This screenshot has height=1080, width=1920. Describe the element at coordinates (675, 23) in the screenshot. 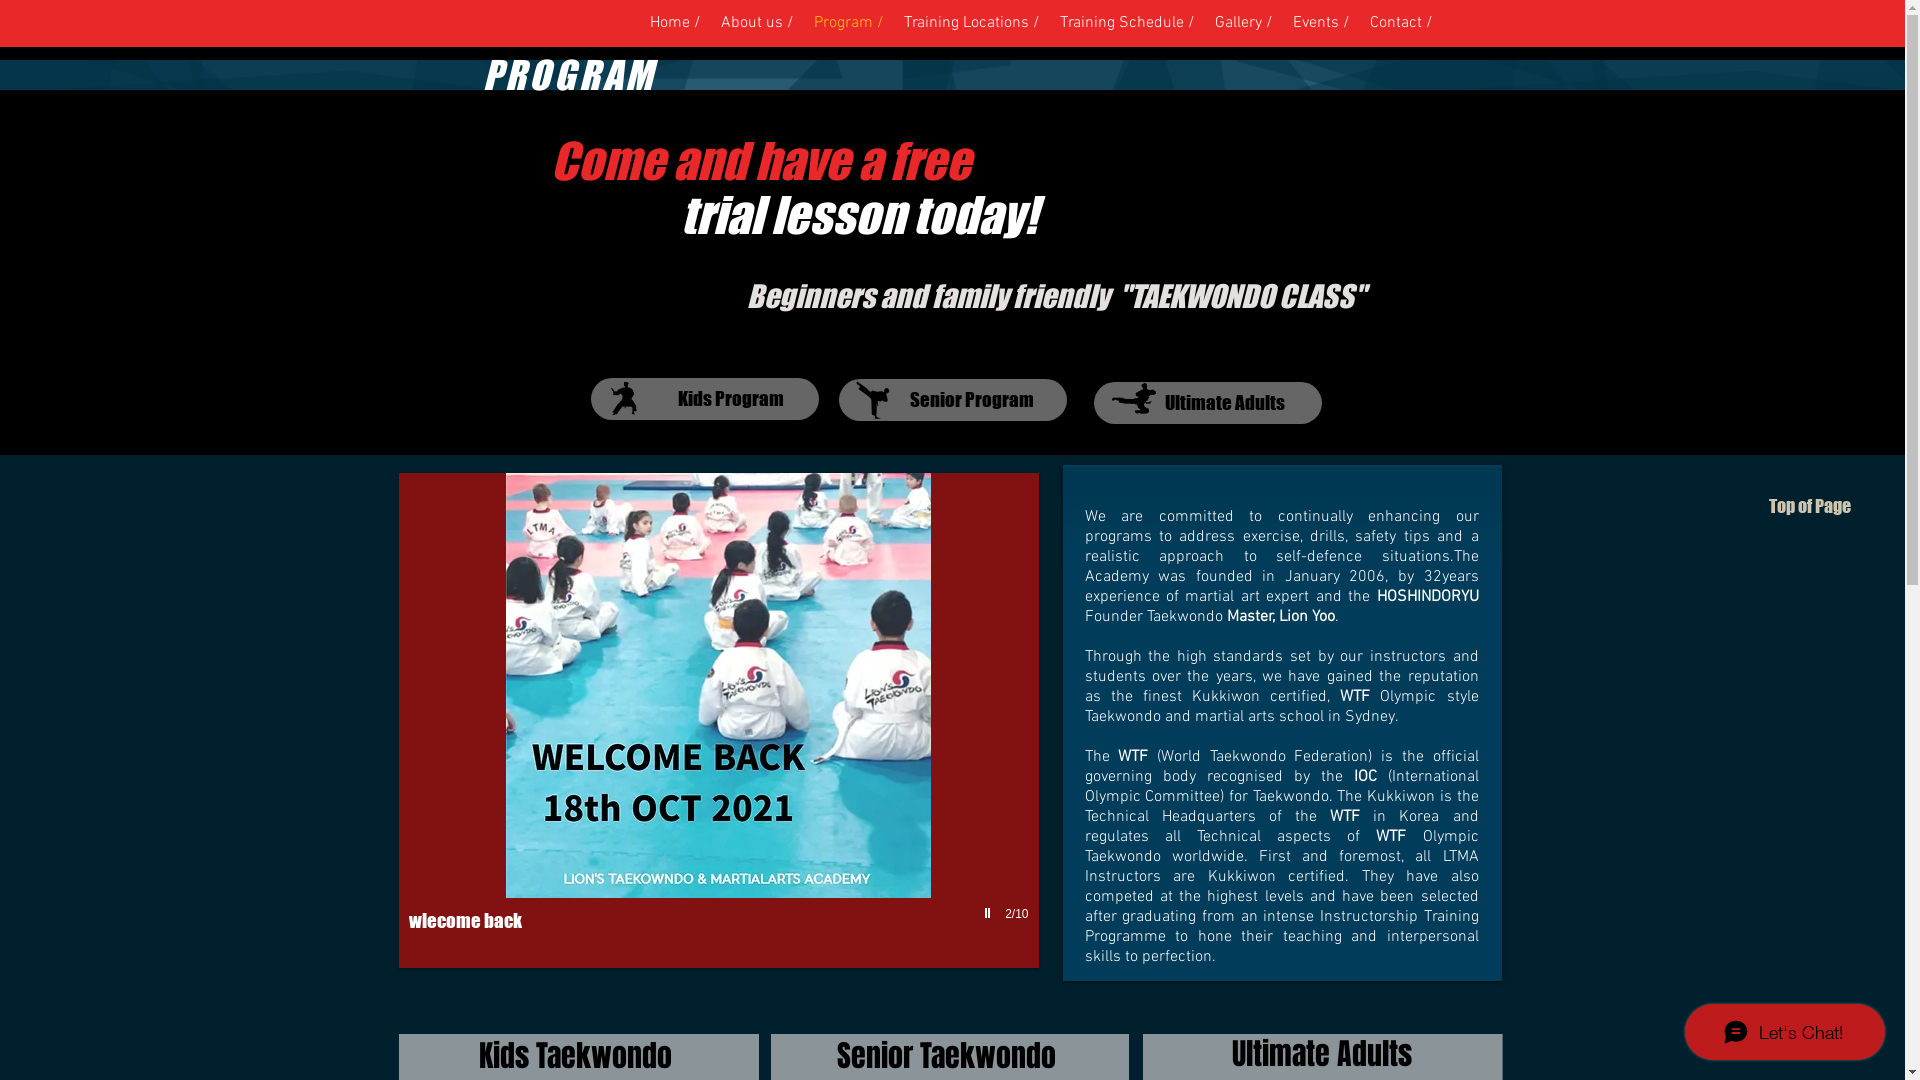

I see `'Home /'` at that location.